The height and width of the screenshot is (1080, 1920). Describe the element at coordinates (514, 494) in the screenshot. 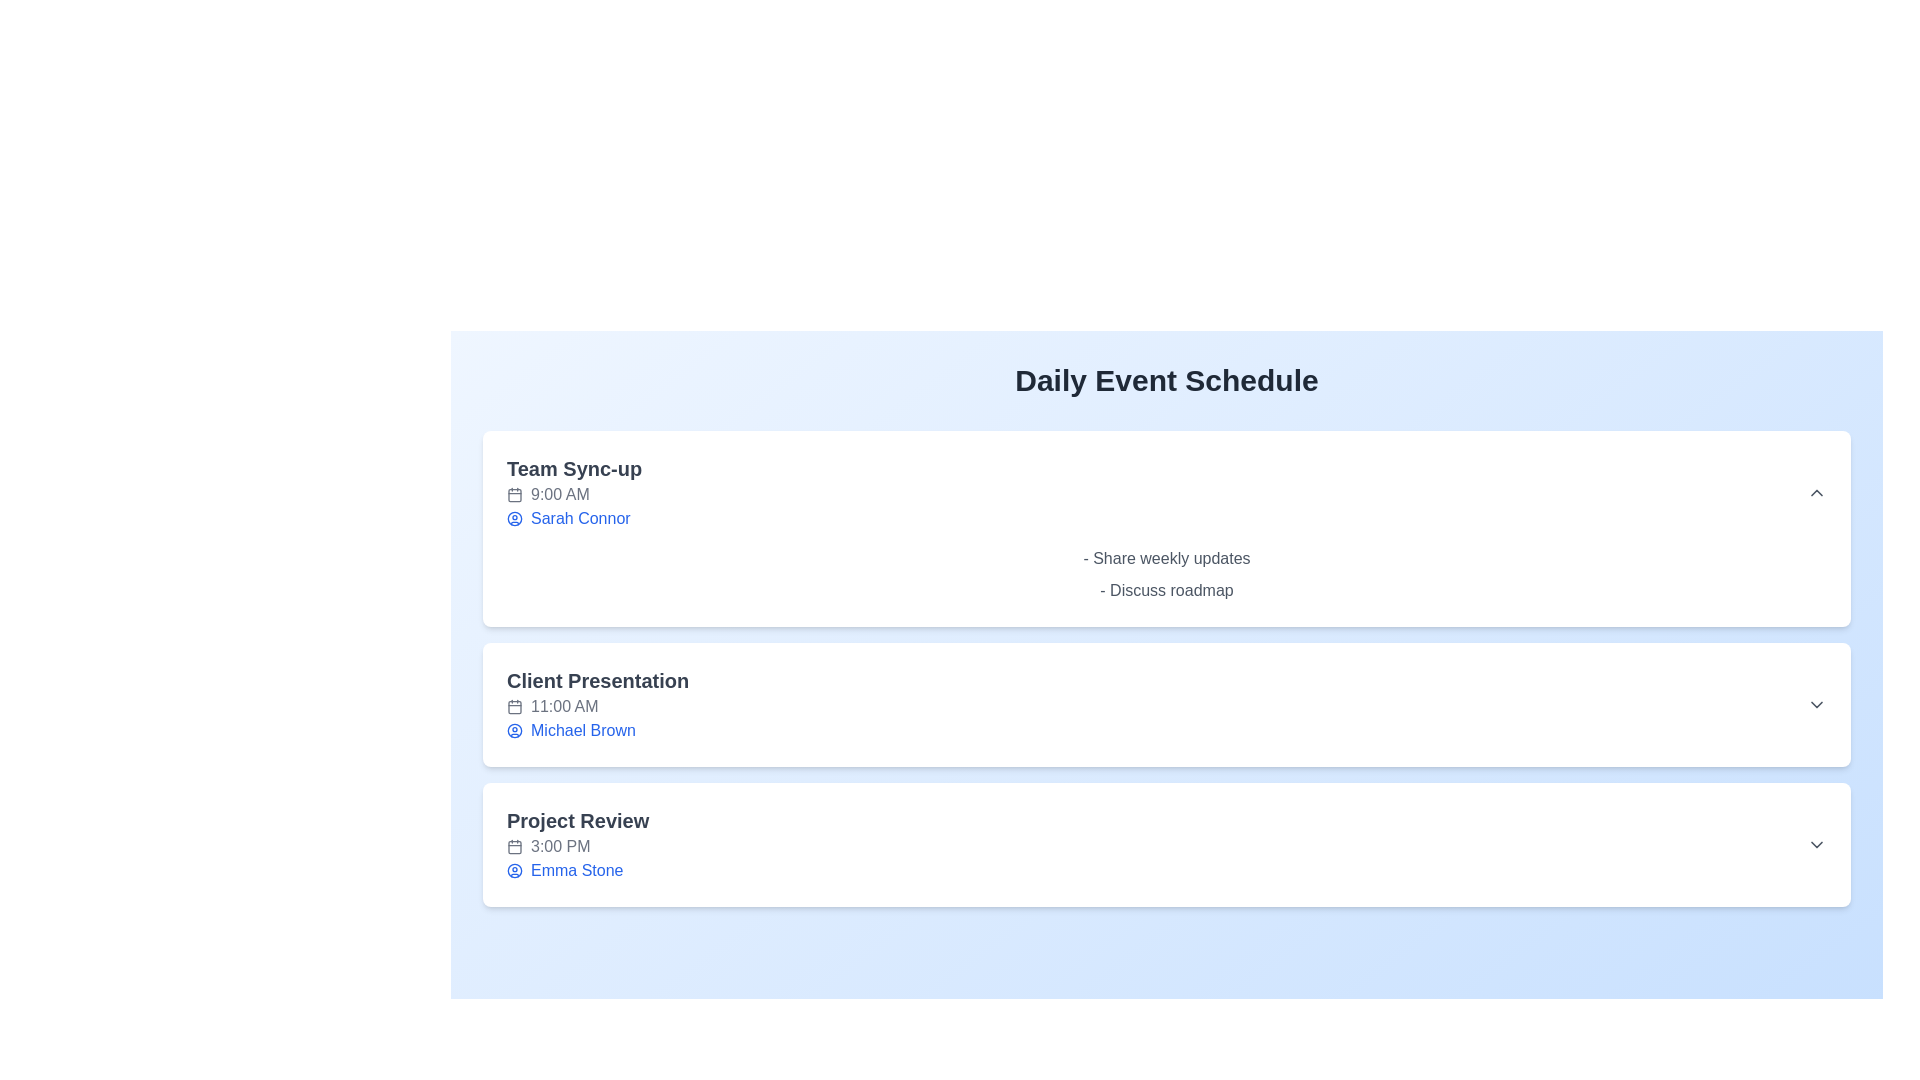

I see `the calendar icon located to the left of the '9:00 AM' text in the event details section` at that location.